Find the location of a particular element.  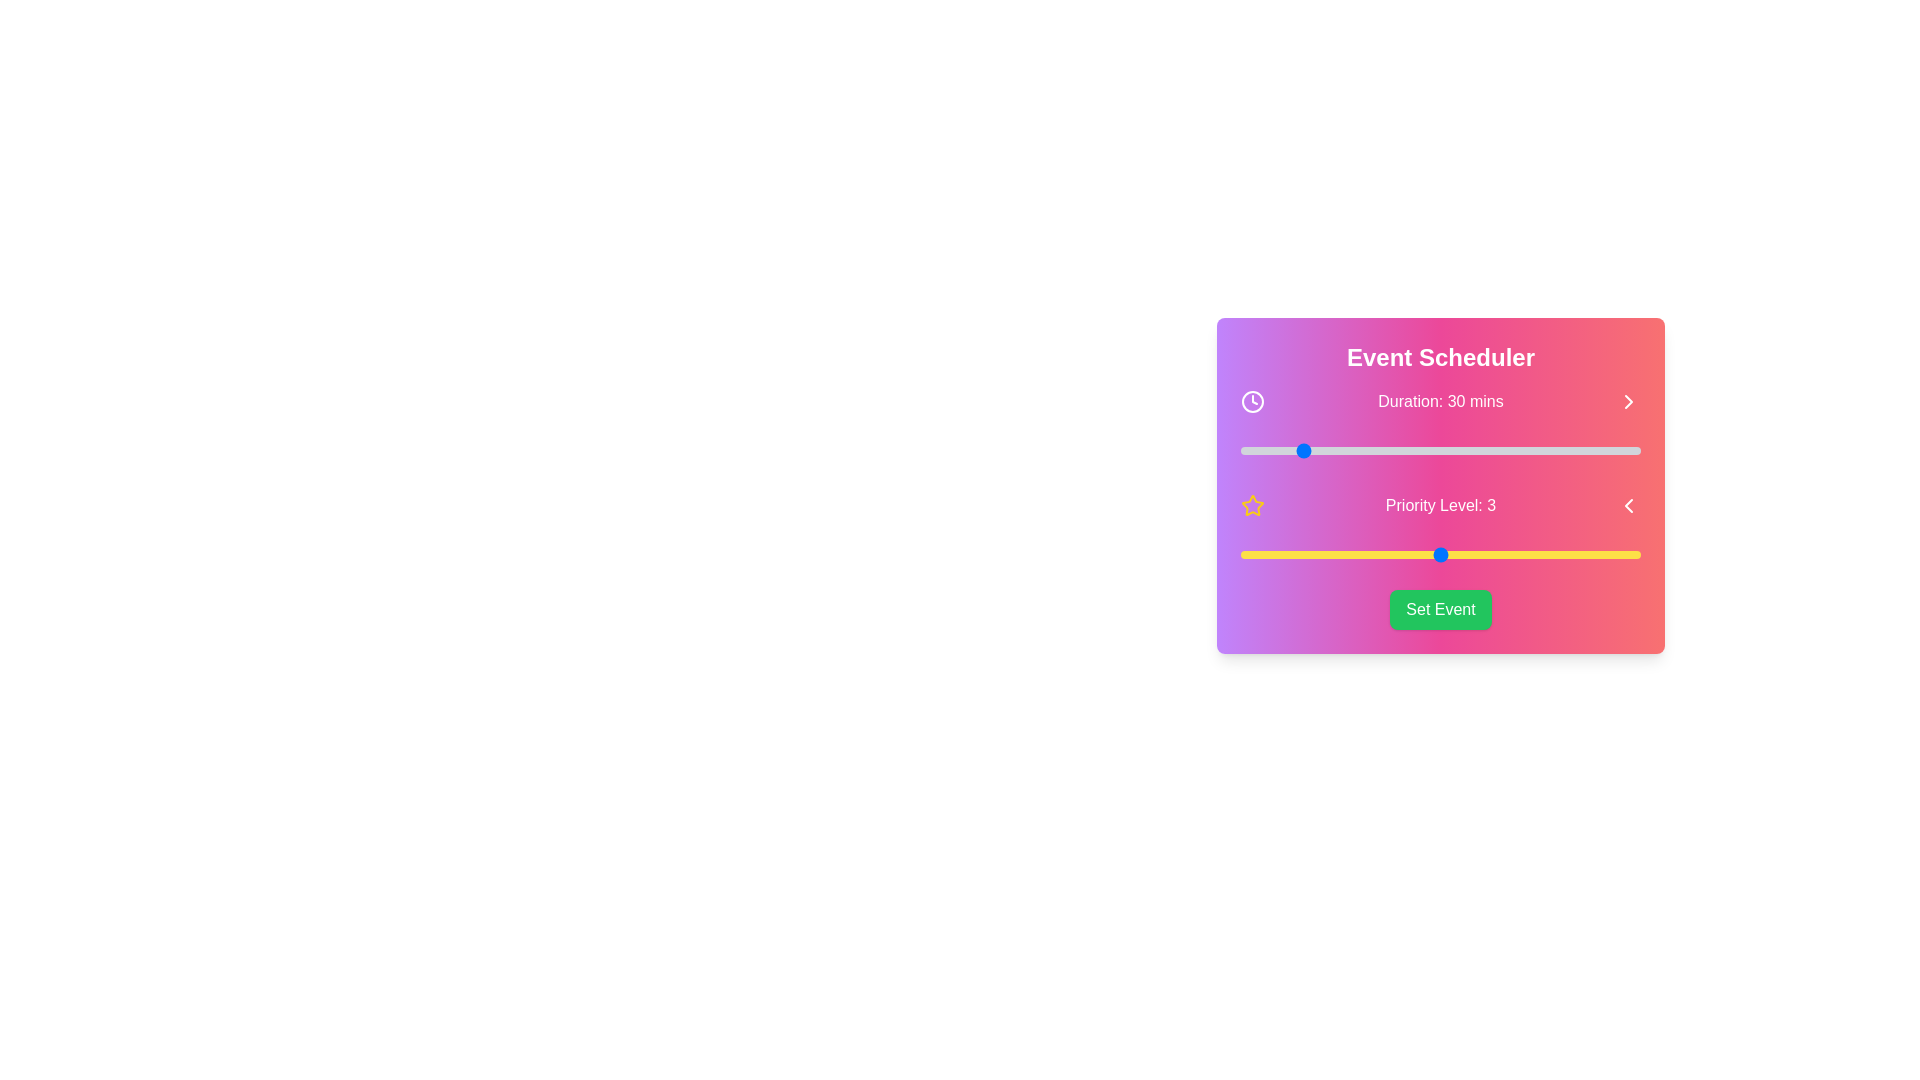

the Label with icons displaying 'Priority Level: 3', which is located in a gradient-colored panel, positioned below 'Duration: 30 mins' and above a yellow slider is located at coordinates (1440, 504).